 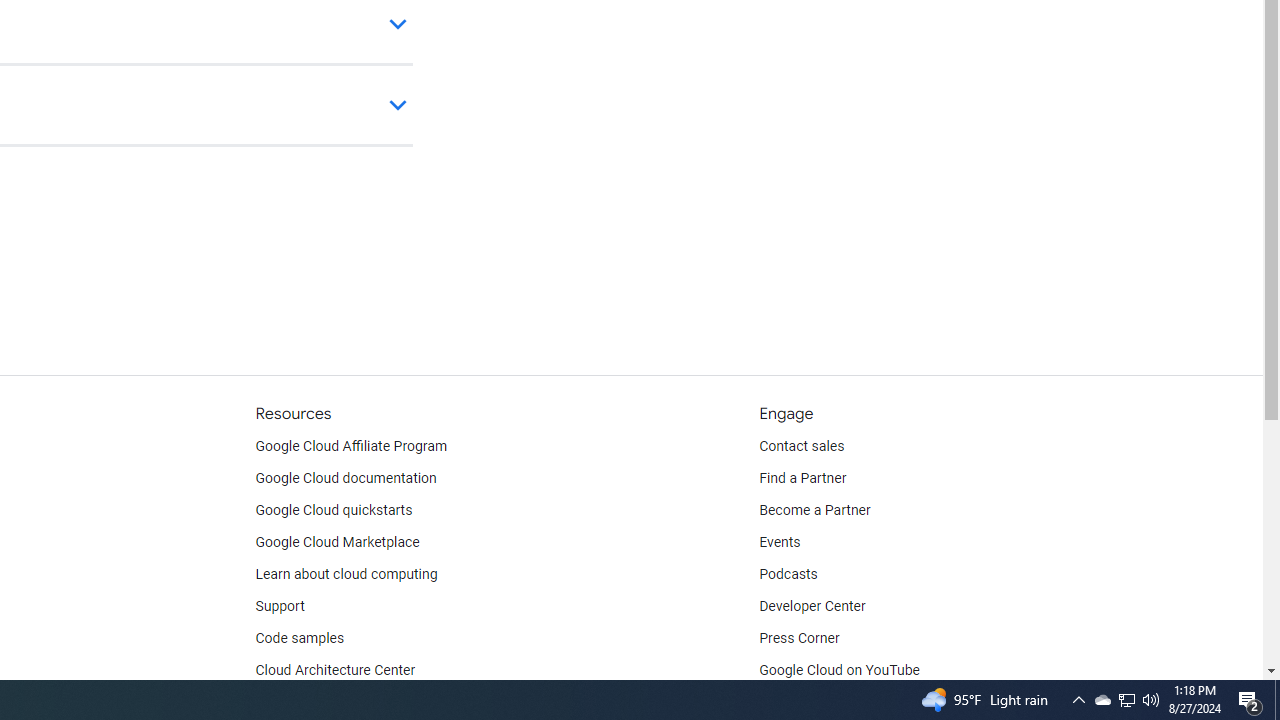 What do you see at coordinates (814, 510) in the screenshot?
I see `'Become a Partner'` at bounding box center [814, 510].